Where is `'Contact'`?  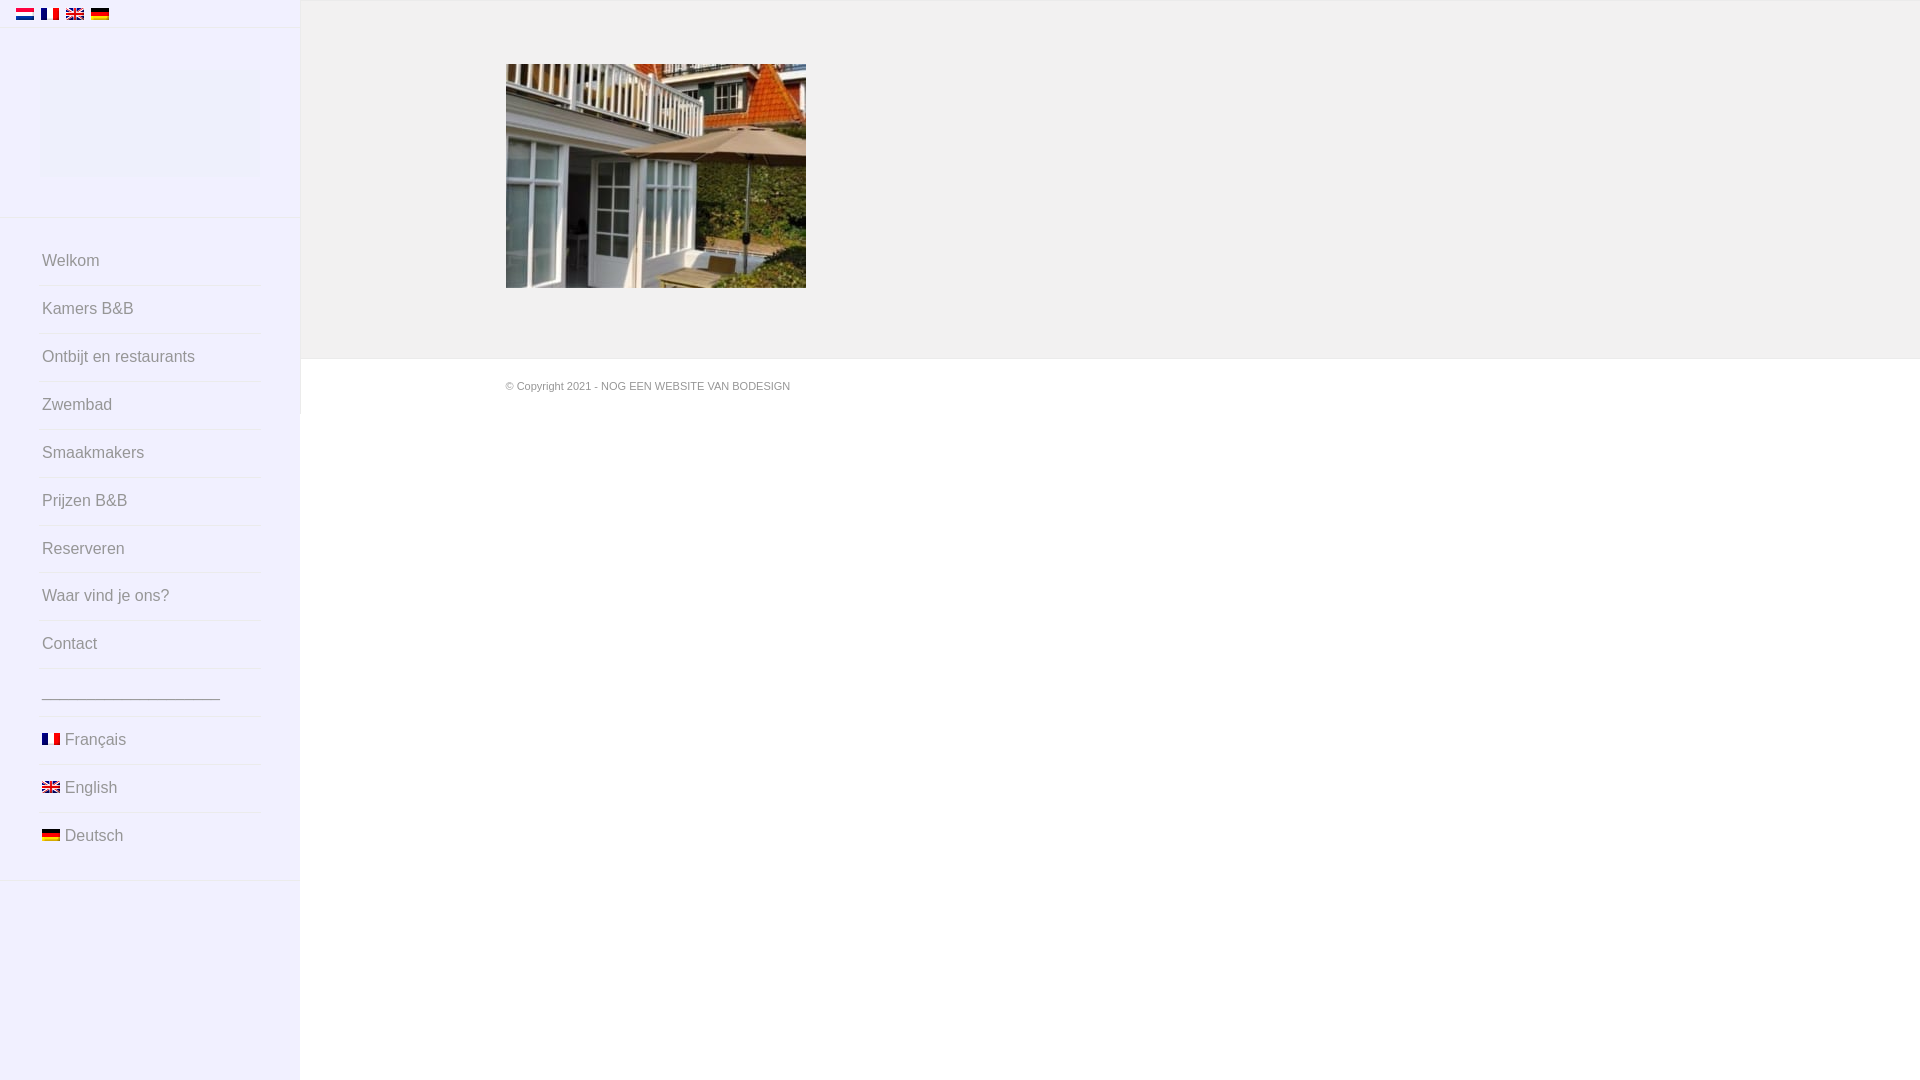
'Contact' is located at coordinates (148, 644).